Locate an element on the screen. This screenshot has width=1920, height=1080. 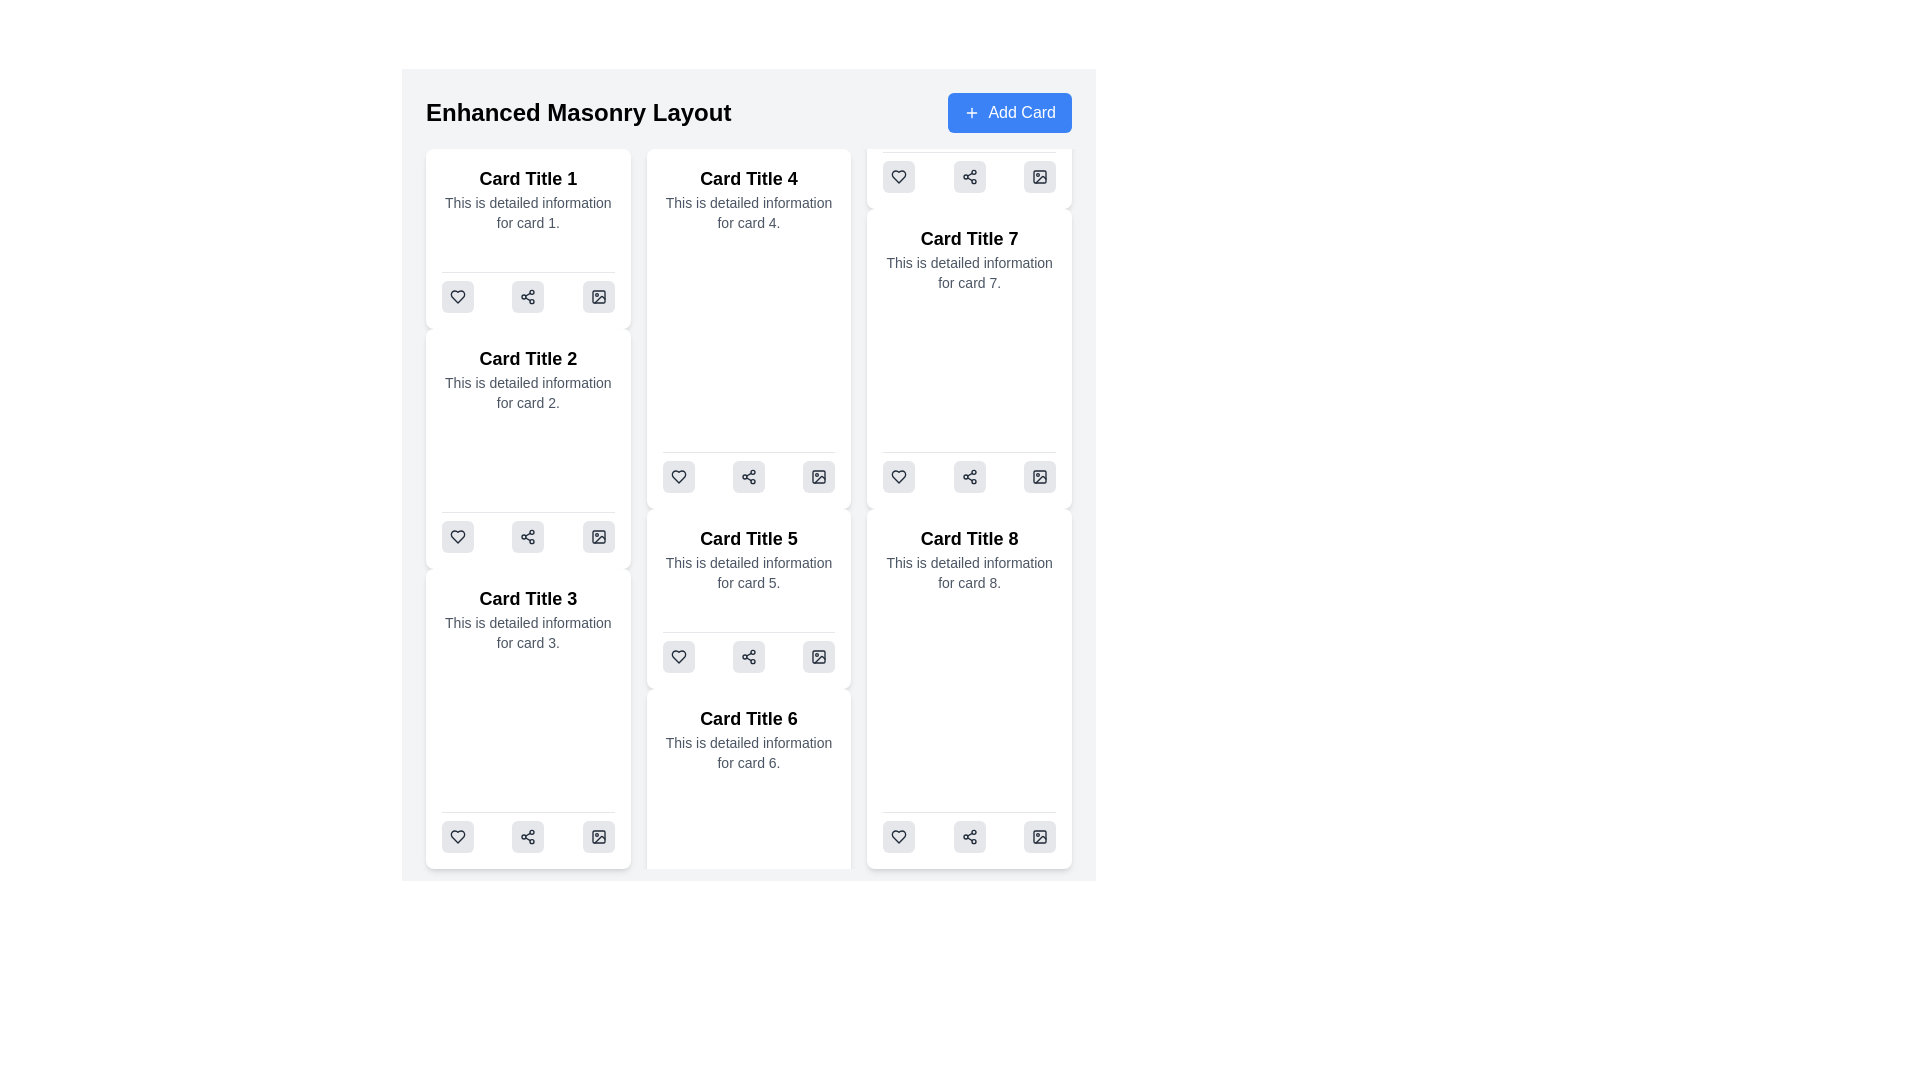
the share icon on the interactive toolbar located at the bottom of 'Card Title 4' is located at coordinates (747, 472).